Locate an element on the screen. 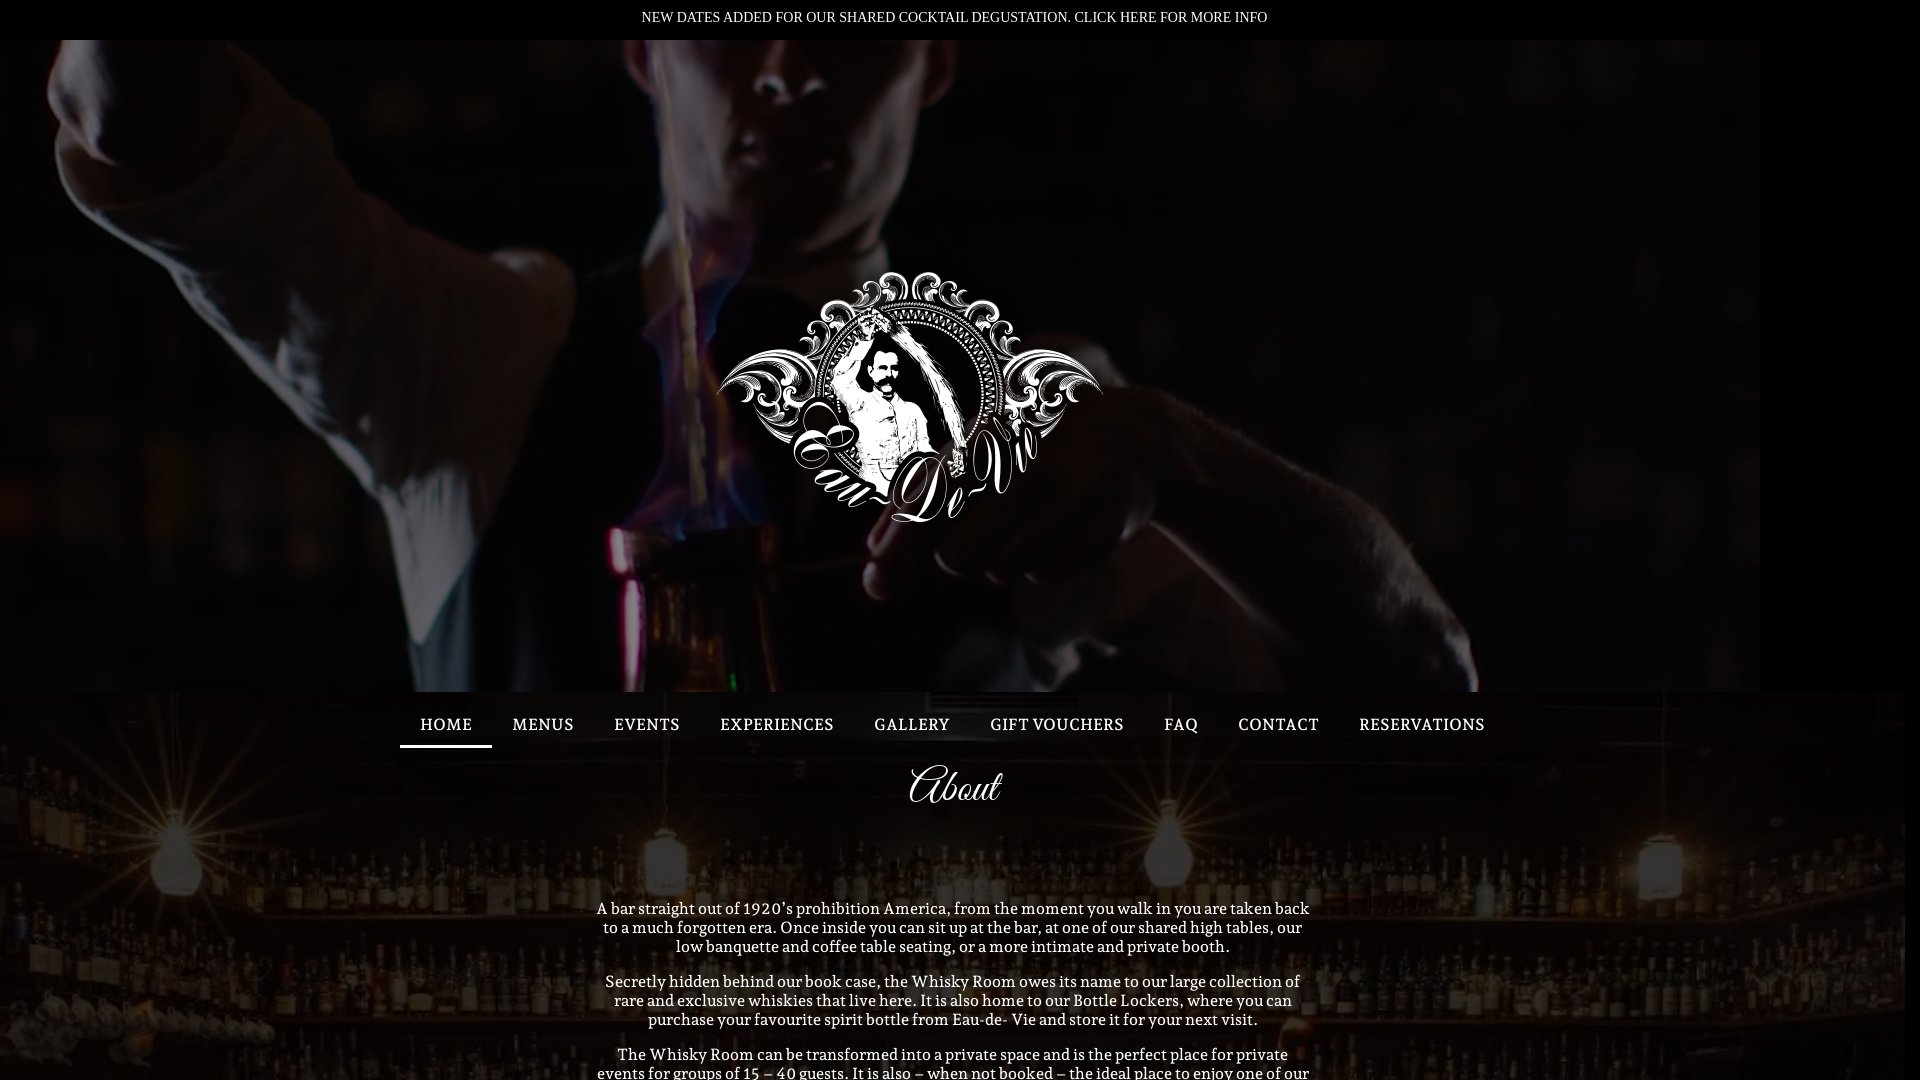  'GALLERY' is located at coordinates (911, 725).